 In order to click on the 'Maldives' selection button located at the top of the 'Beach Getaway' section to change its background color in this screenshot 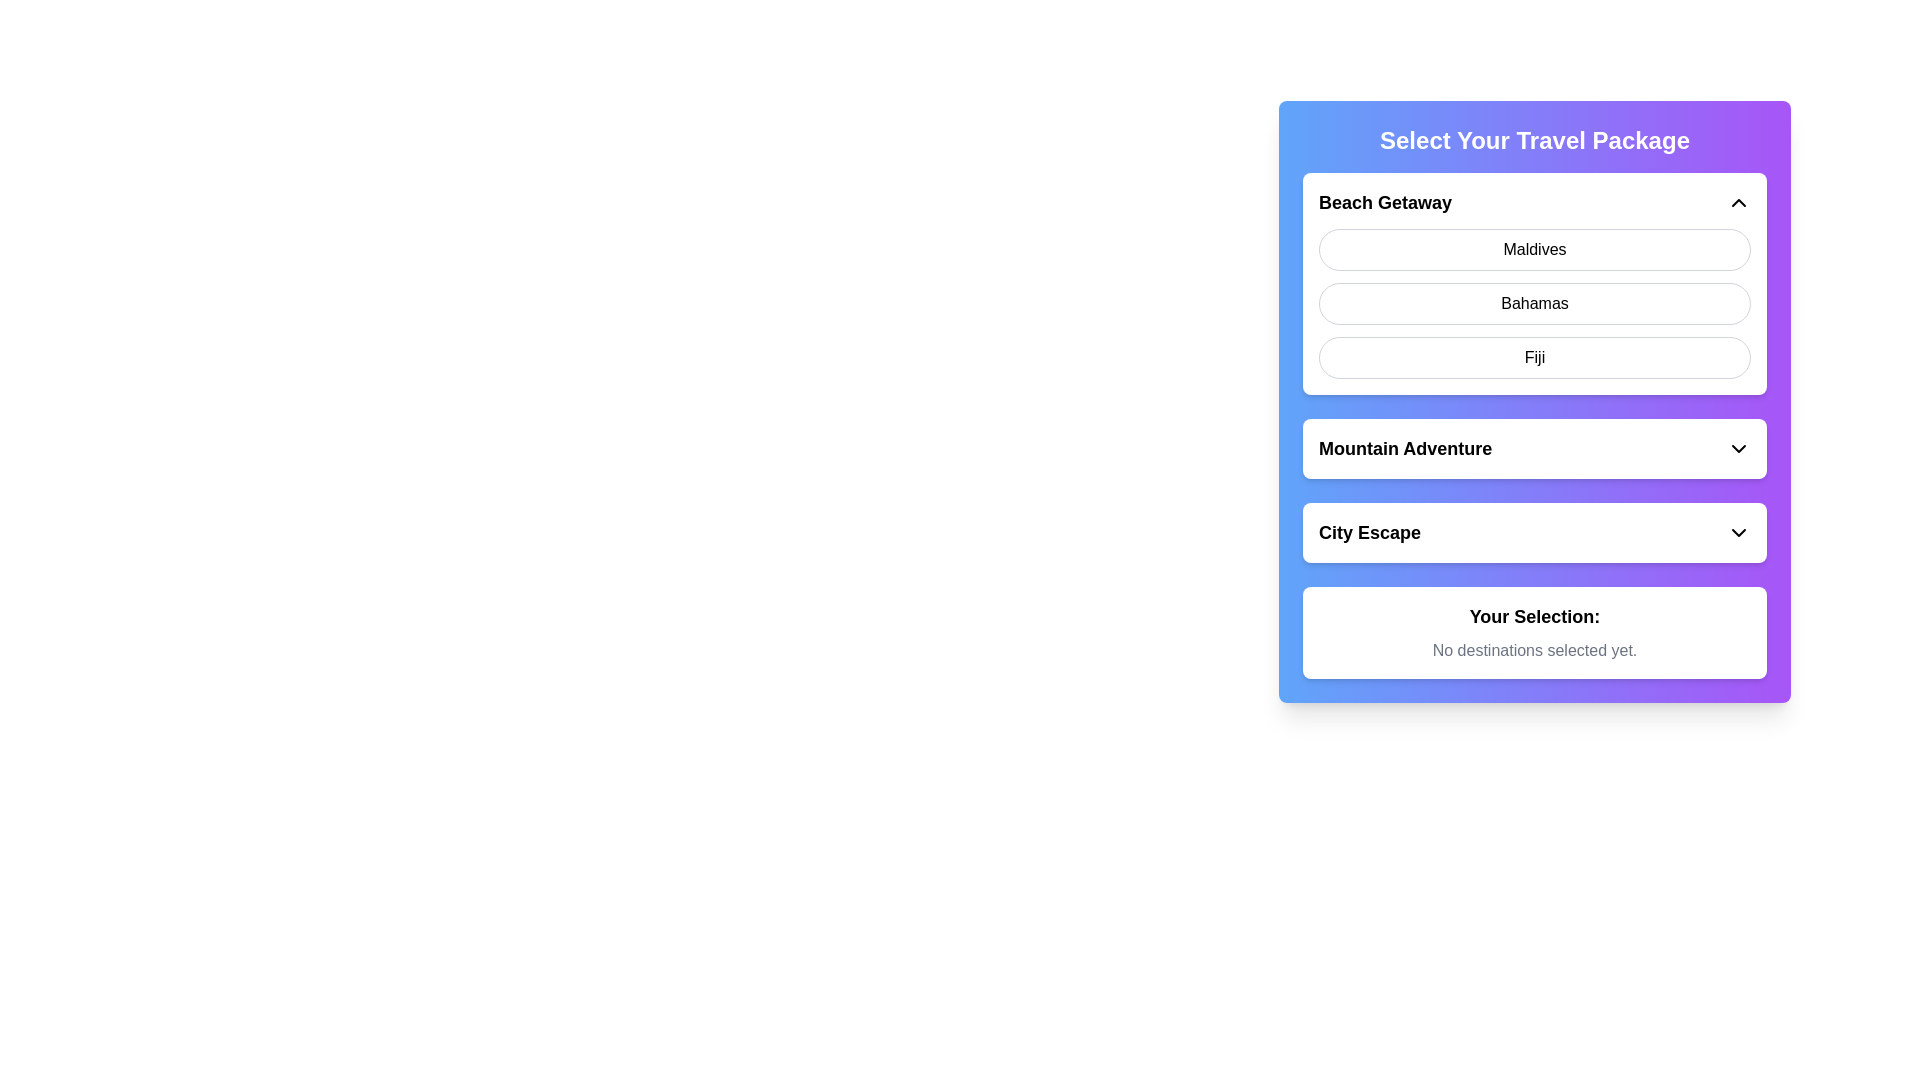, I will do `click(1534, 249)`.